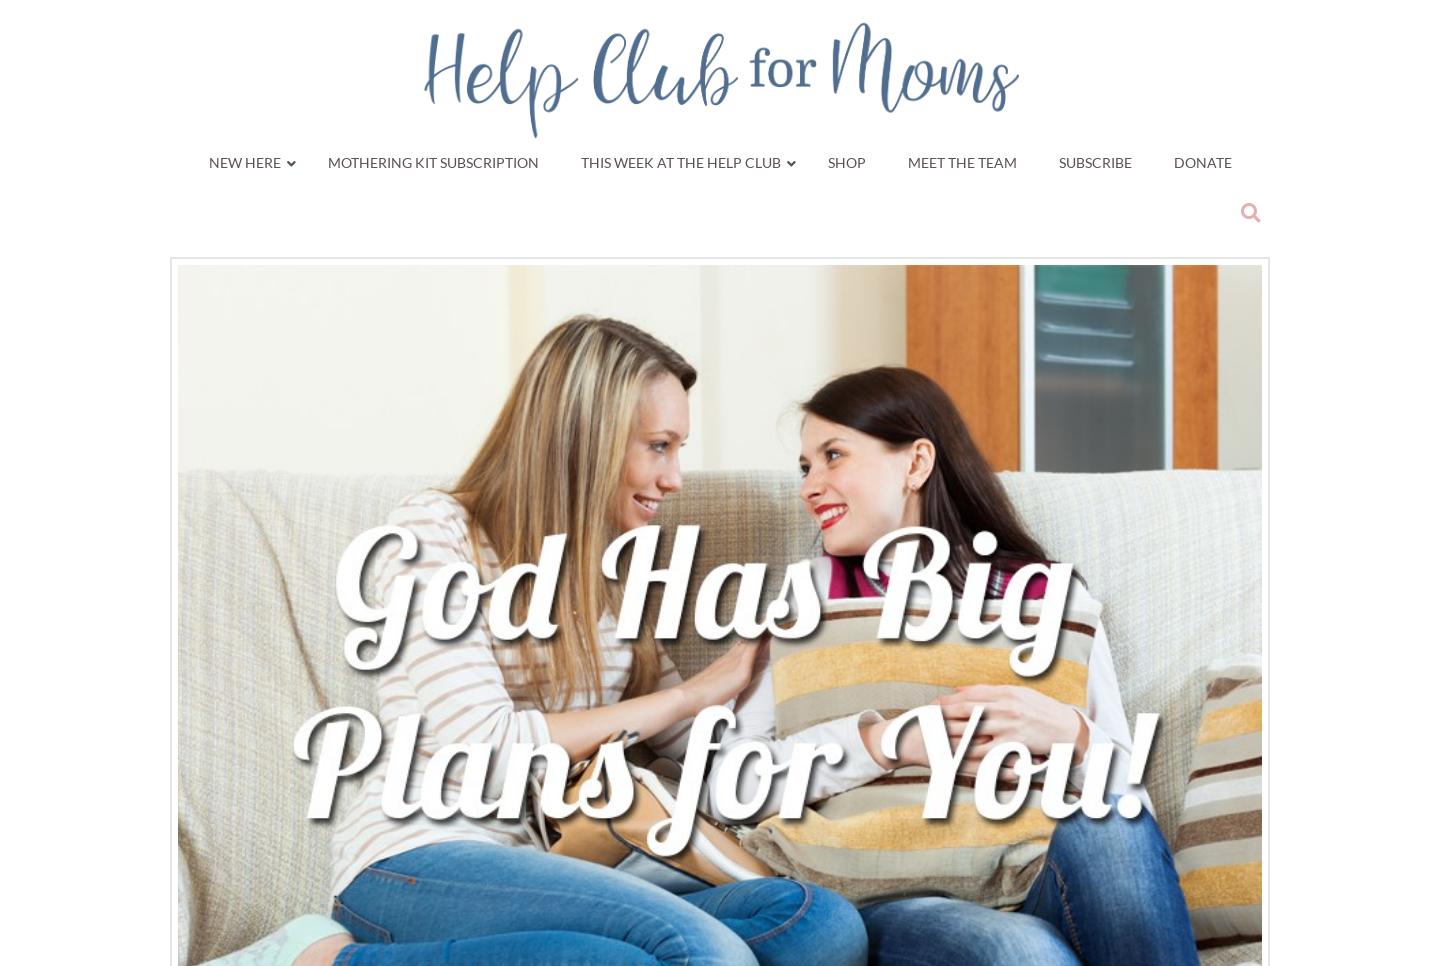 This screenshot has width=1440, height=966. I want to click on 'Current Study', so click(972, 547).